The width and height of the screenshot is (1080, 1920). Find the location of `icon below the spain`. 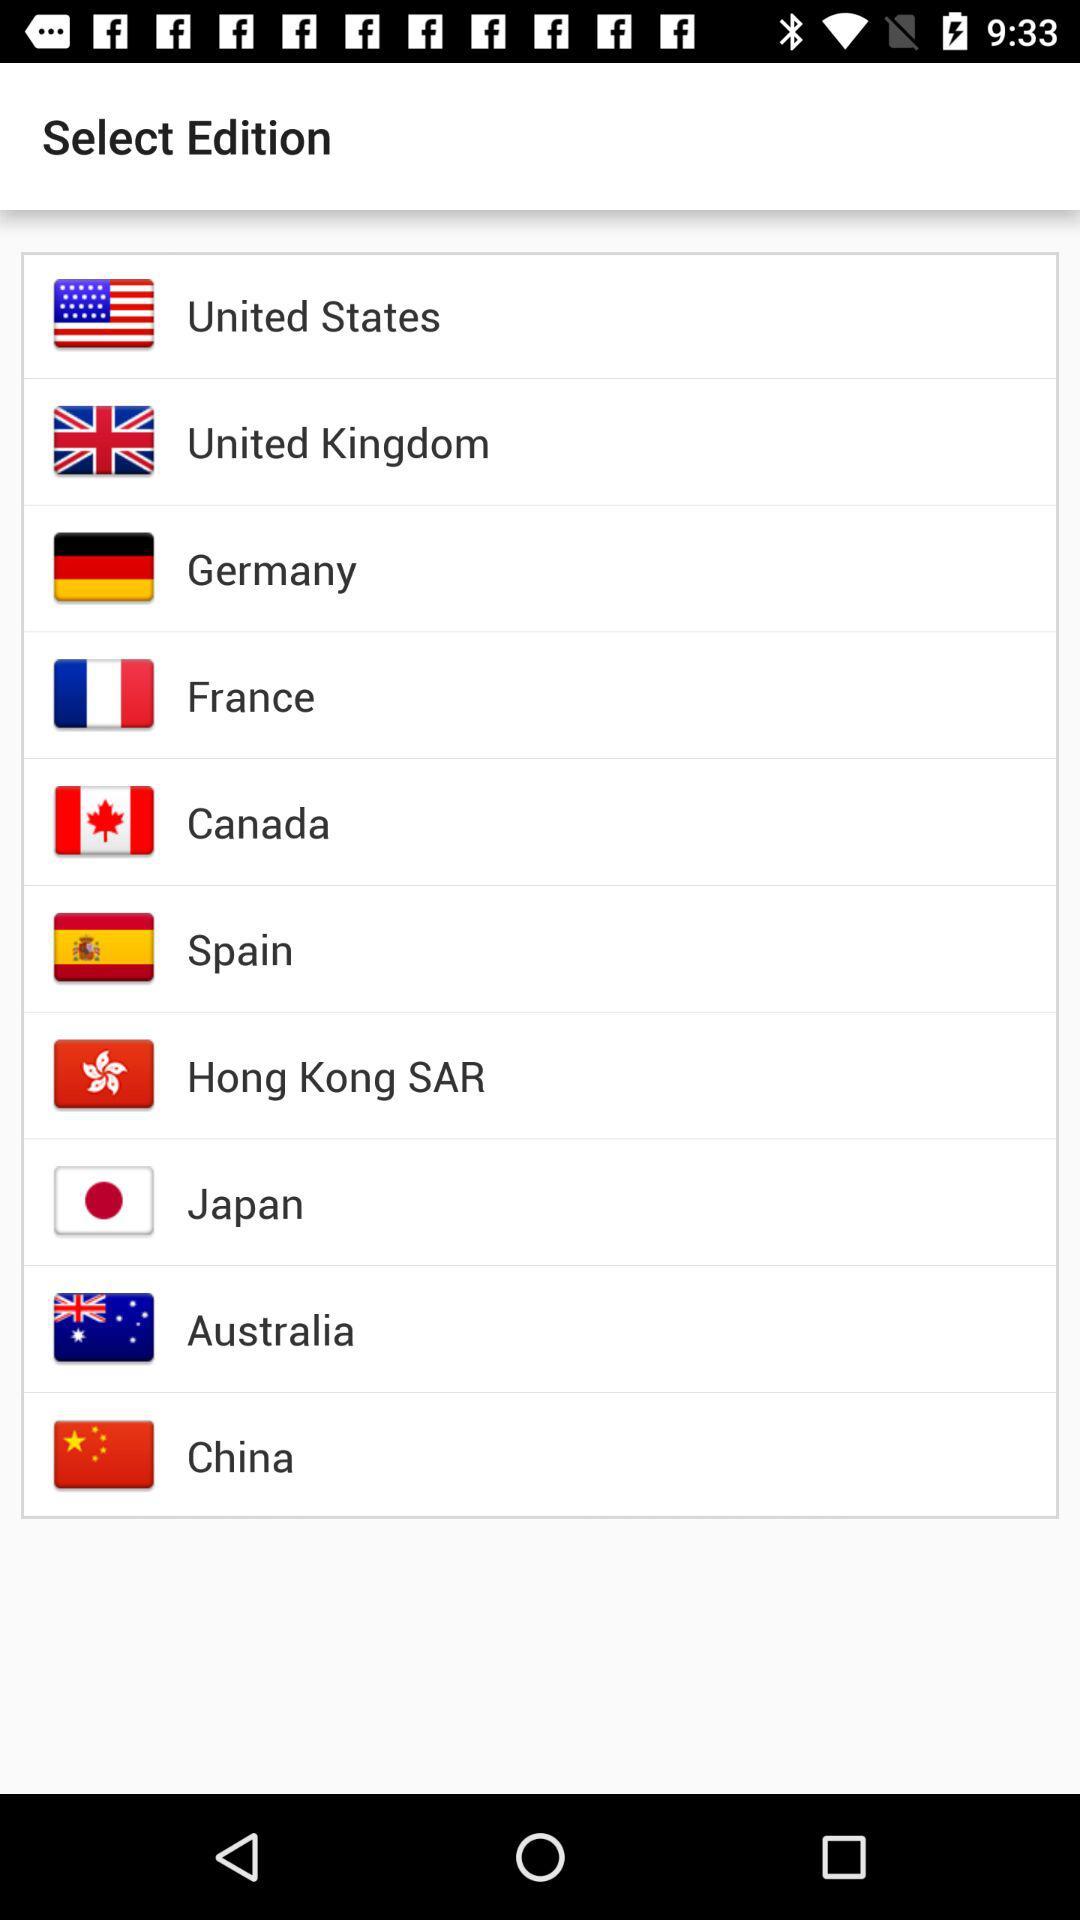

icon below the spain is located at coordinates (335, 1074).